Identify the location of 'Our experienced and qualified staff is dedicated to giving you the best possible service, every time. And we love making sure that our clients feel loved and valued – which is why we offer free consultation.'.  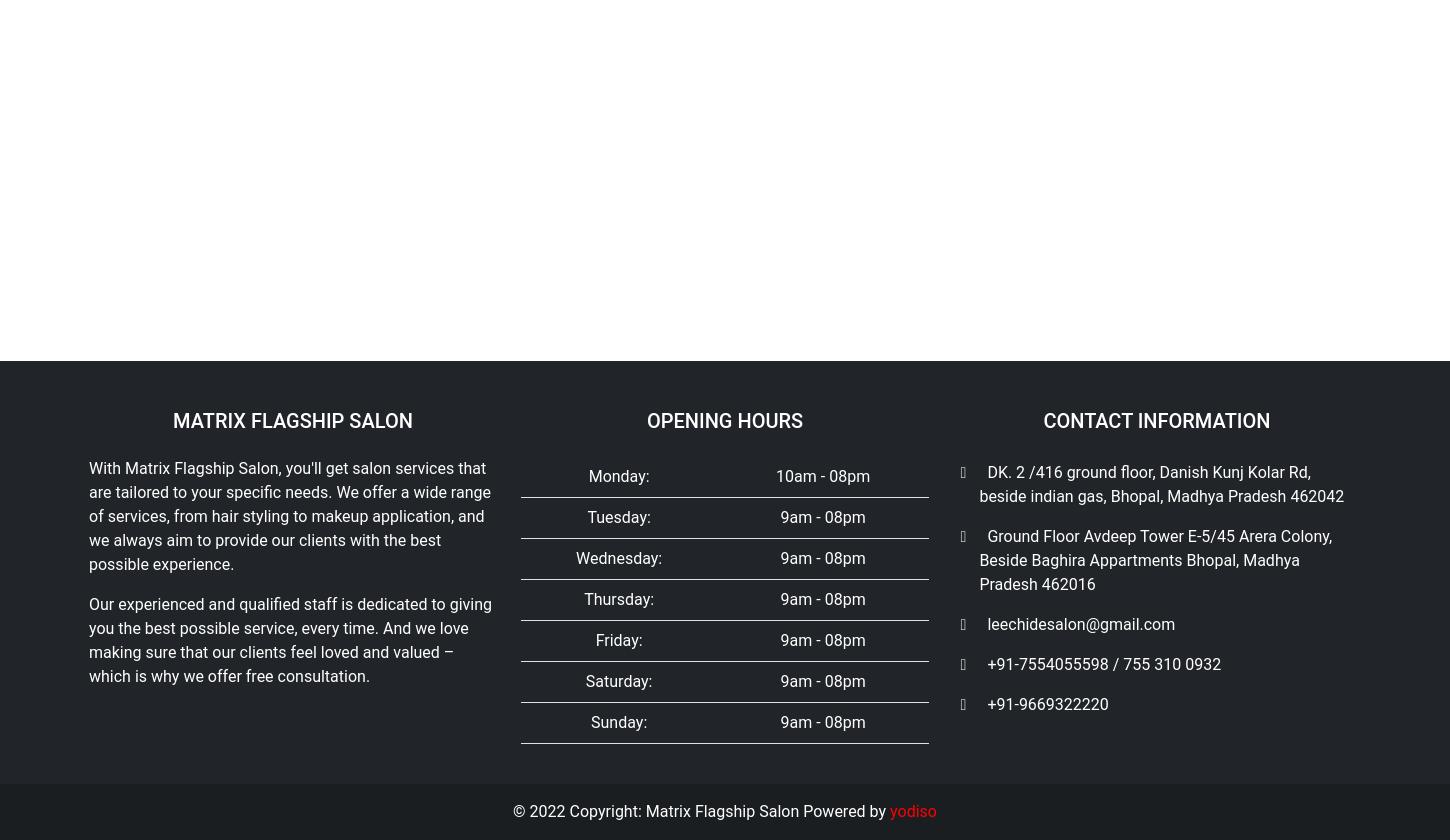
(290, 138).